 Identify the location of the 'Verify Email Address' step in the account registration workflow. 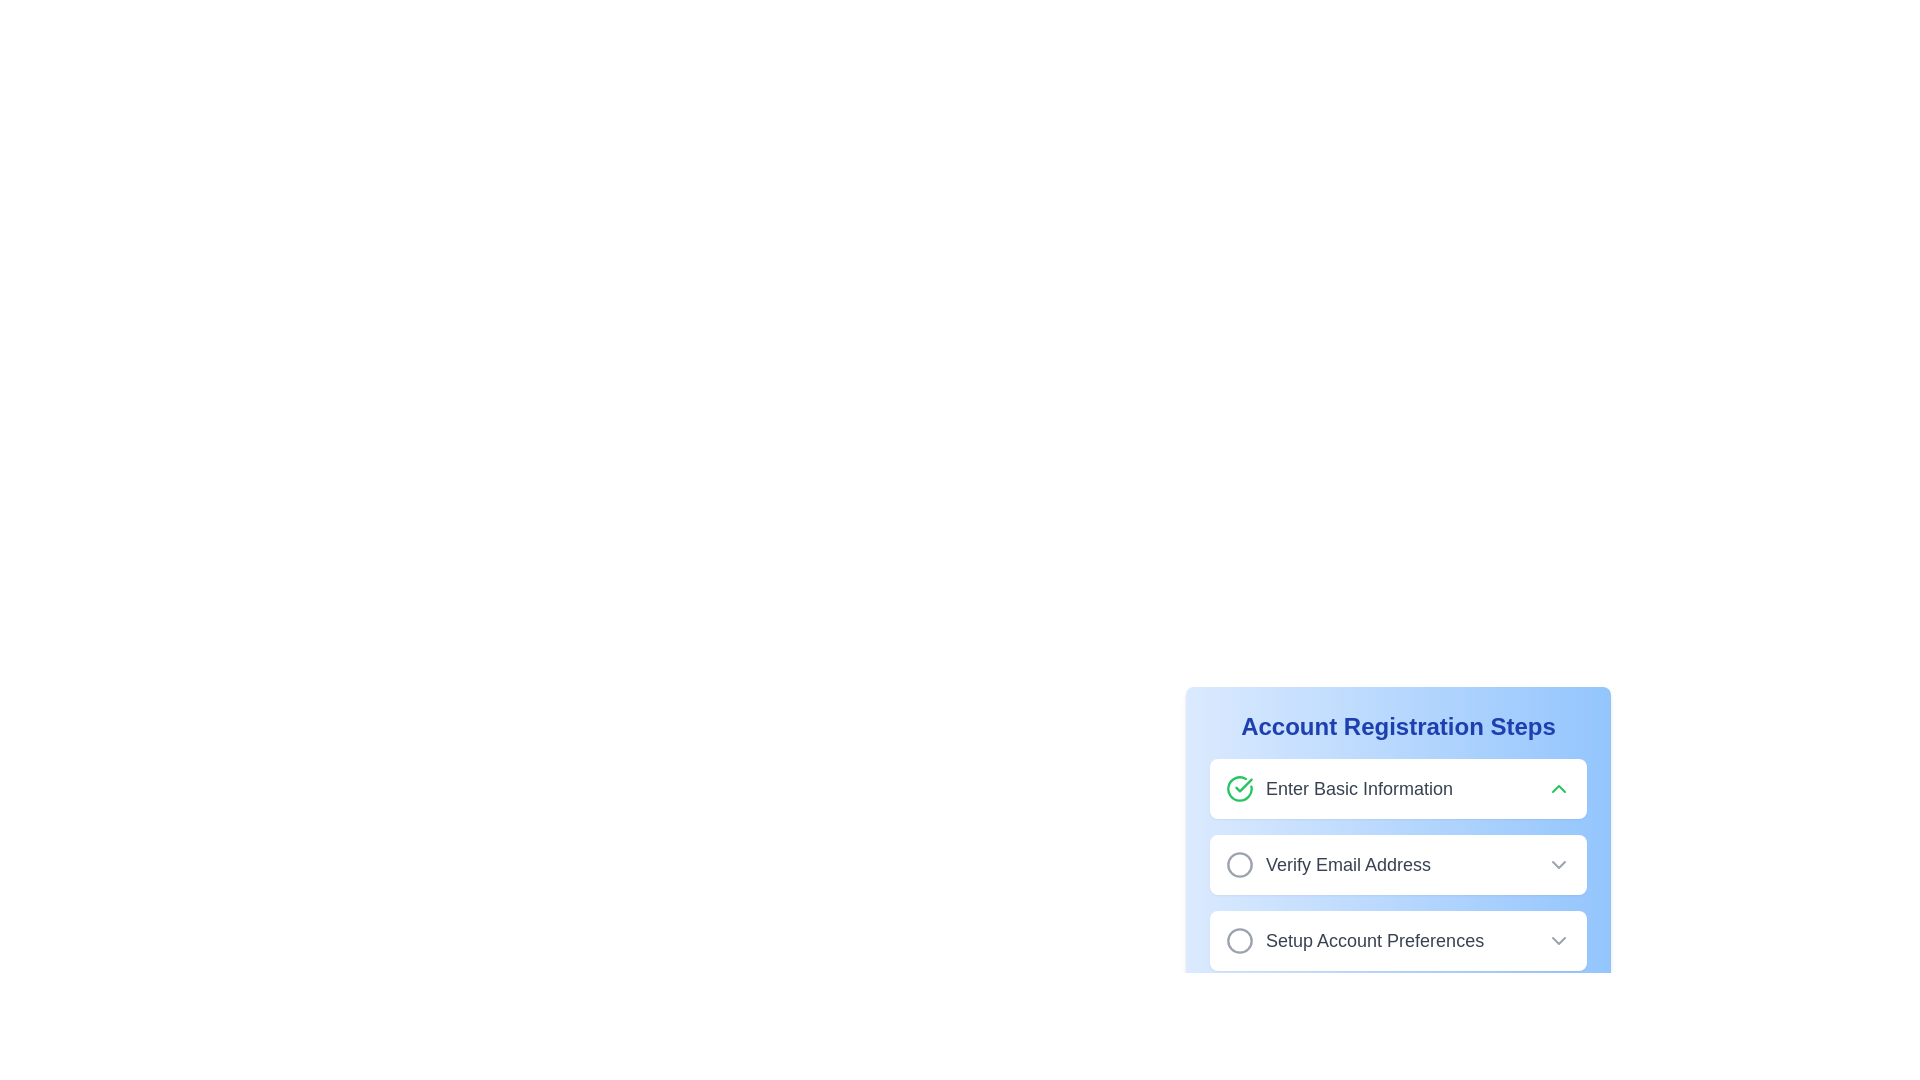
(1397, 863).